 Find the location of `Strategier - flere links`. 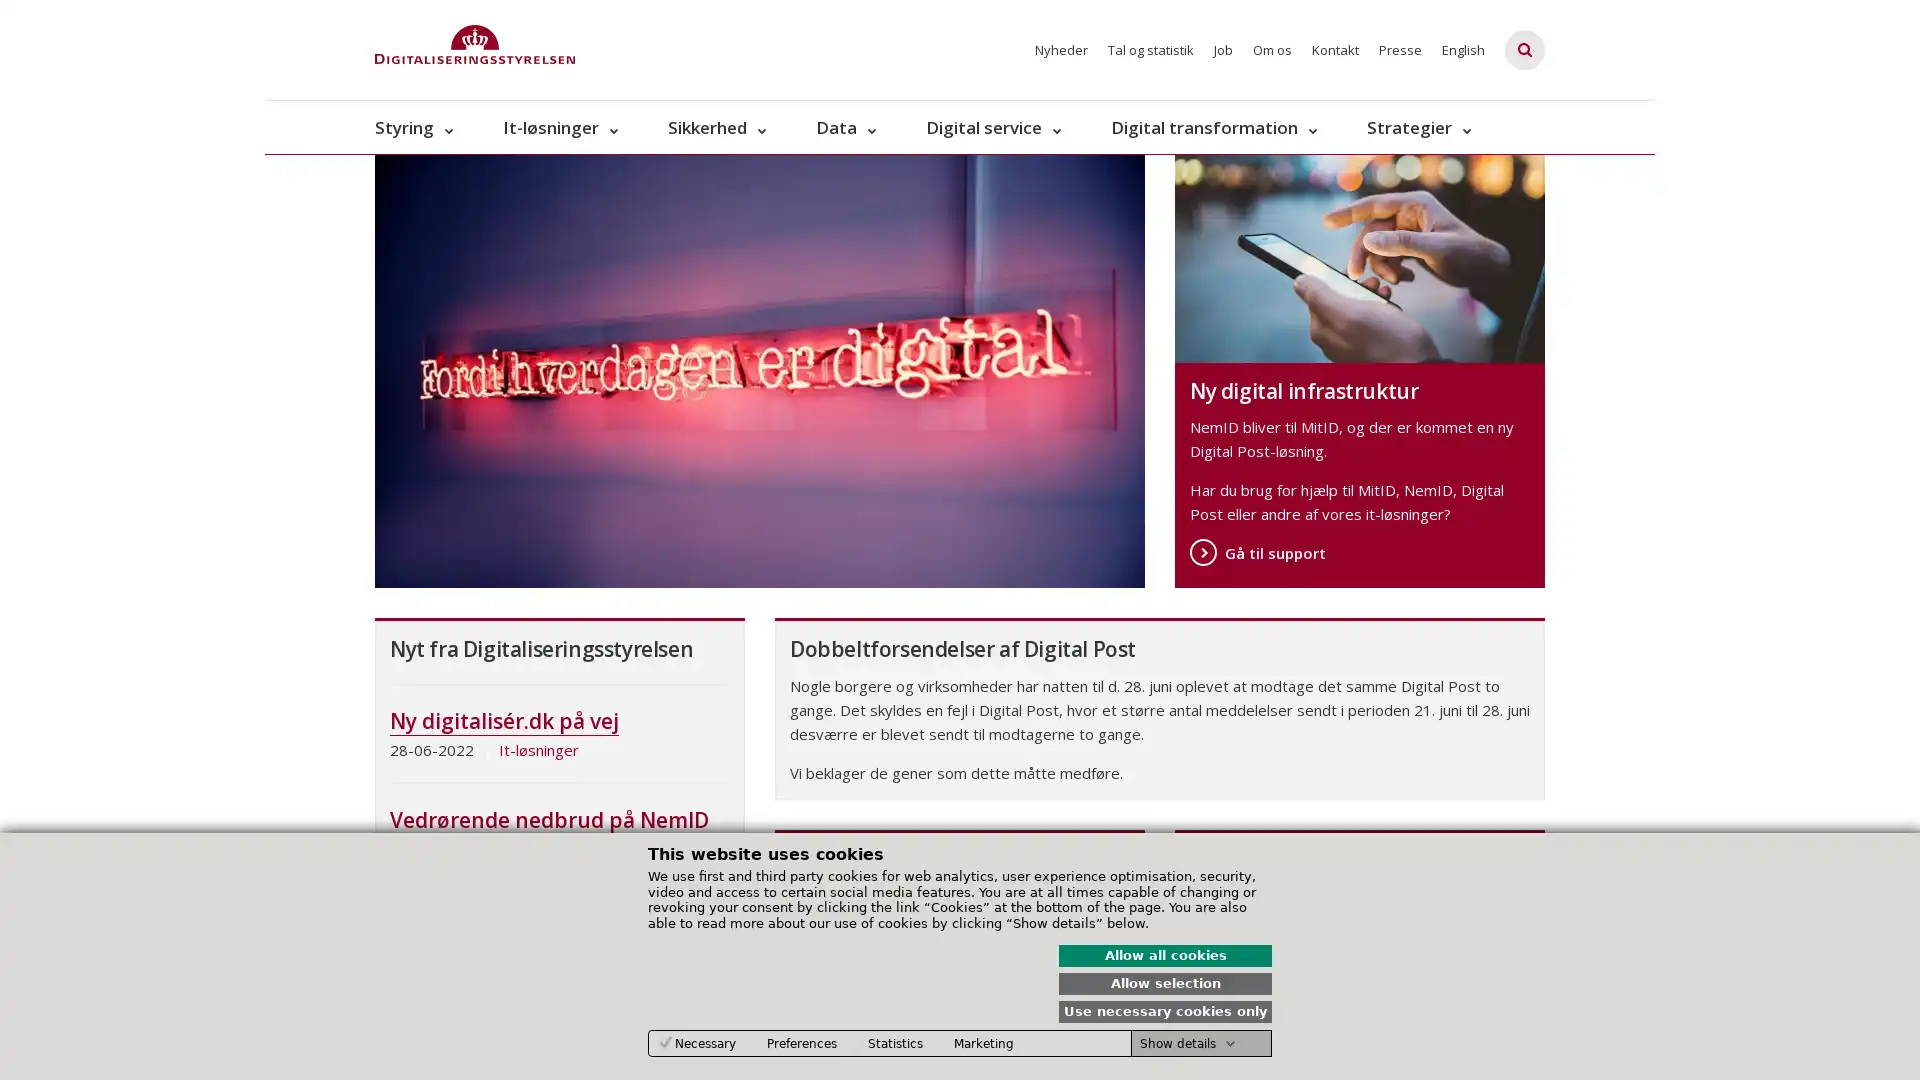

Strategier - flere links is located at coordinates (1466, 128).